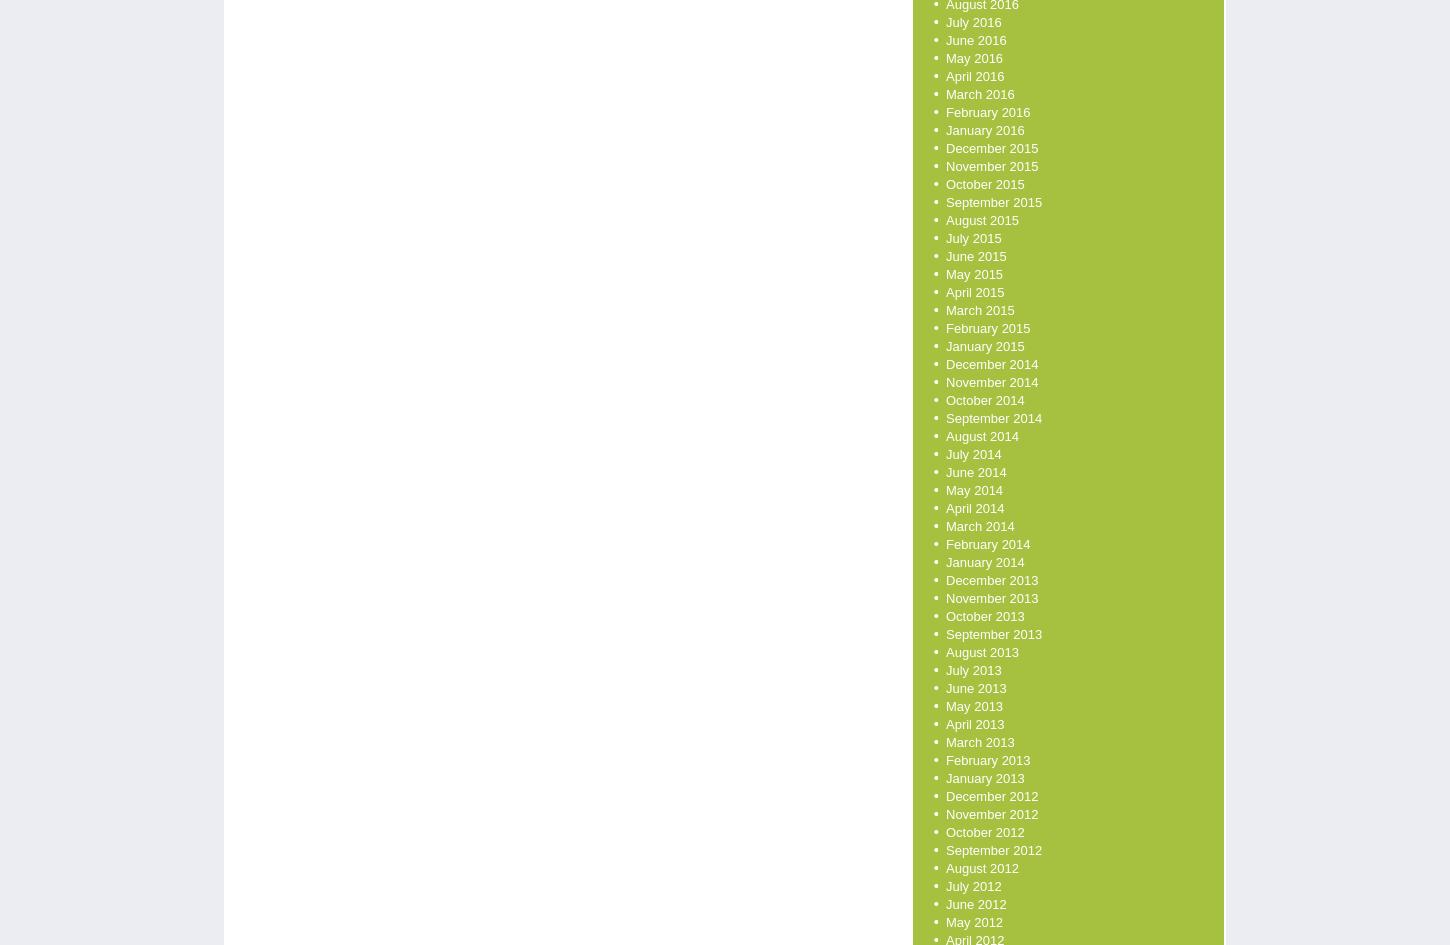  Describe the element at coordinates (973, 22) in the screenshot. I see `'July 2016'` at that location.